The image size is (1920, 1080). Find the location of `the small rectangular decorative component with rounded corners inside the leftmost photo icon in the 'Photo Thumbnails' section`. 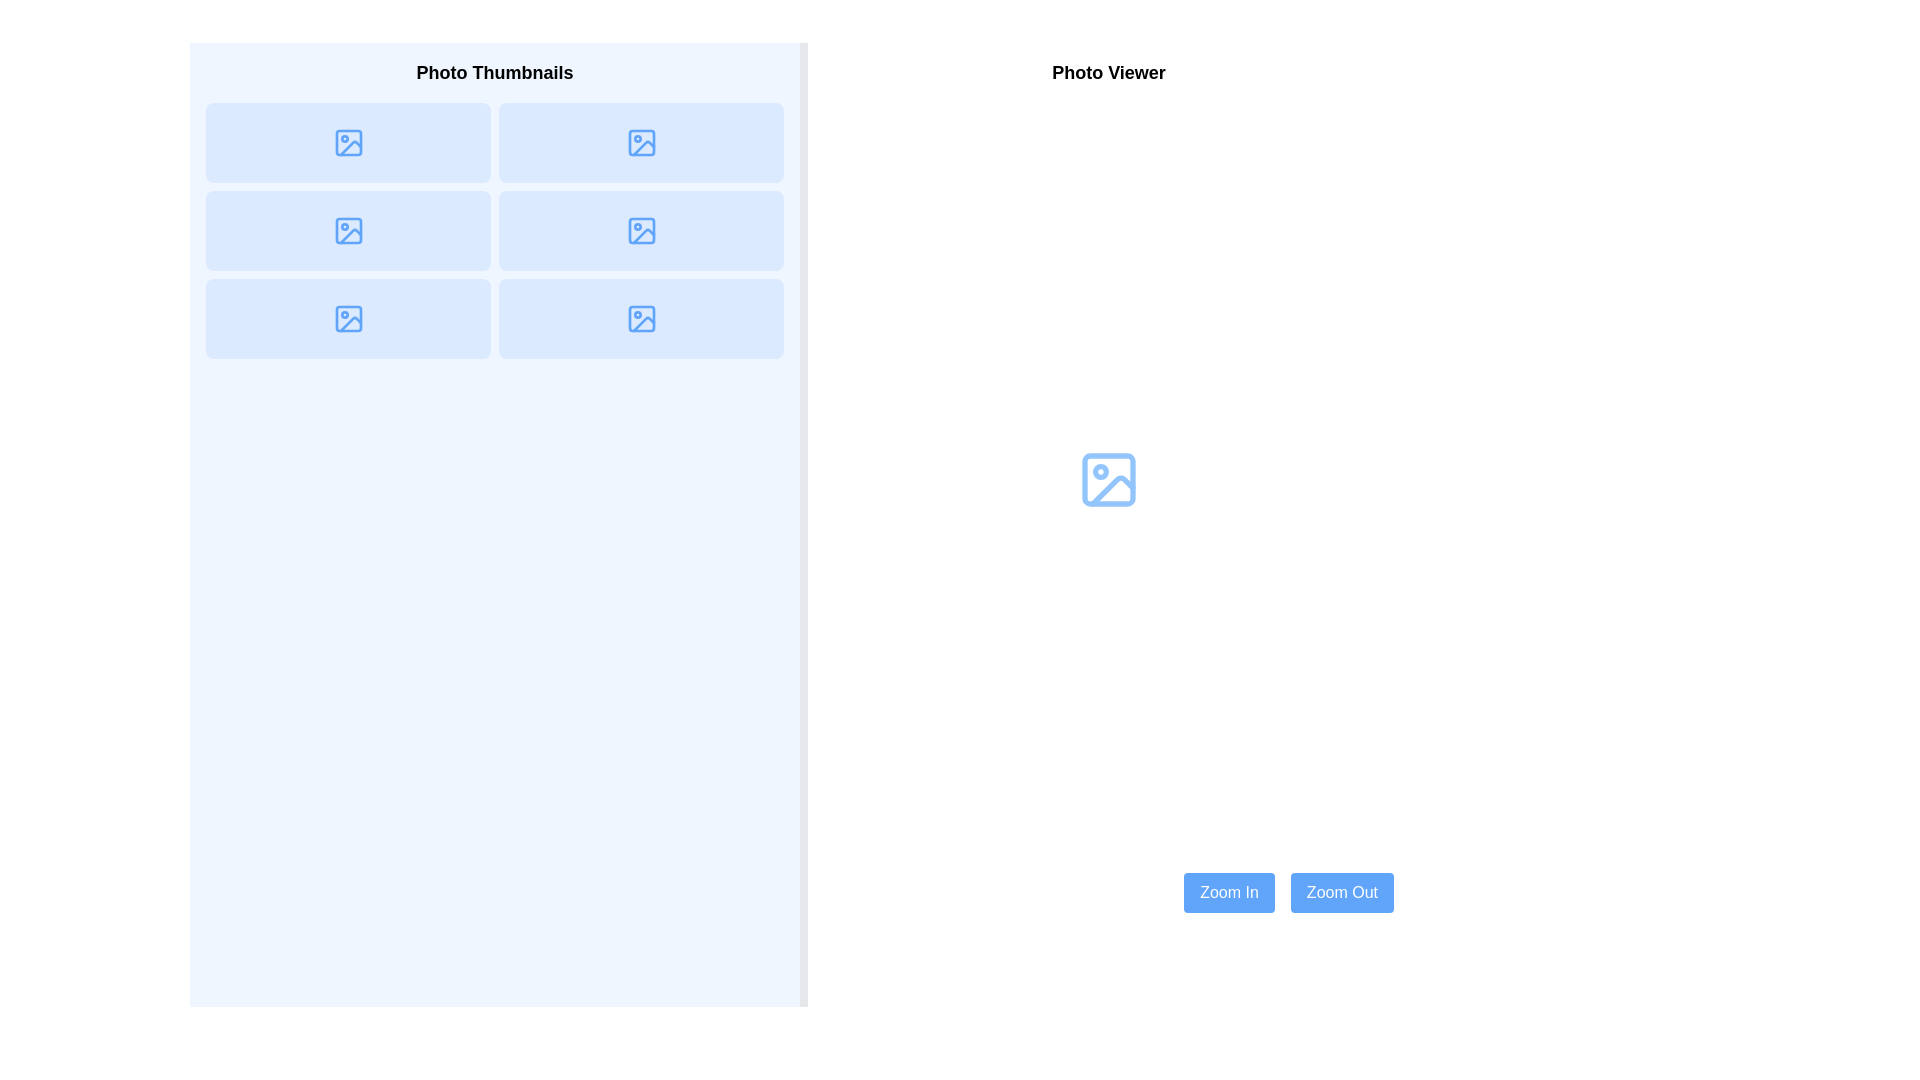

the small rectangular decorative component with rounded corners inside the leftmost photo icon in the 'Photo Thumbnails' section is located at coordinates (348, 141).